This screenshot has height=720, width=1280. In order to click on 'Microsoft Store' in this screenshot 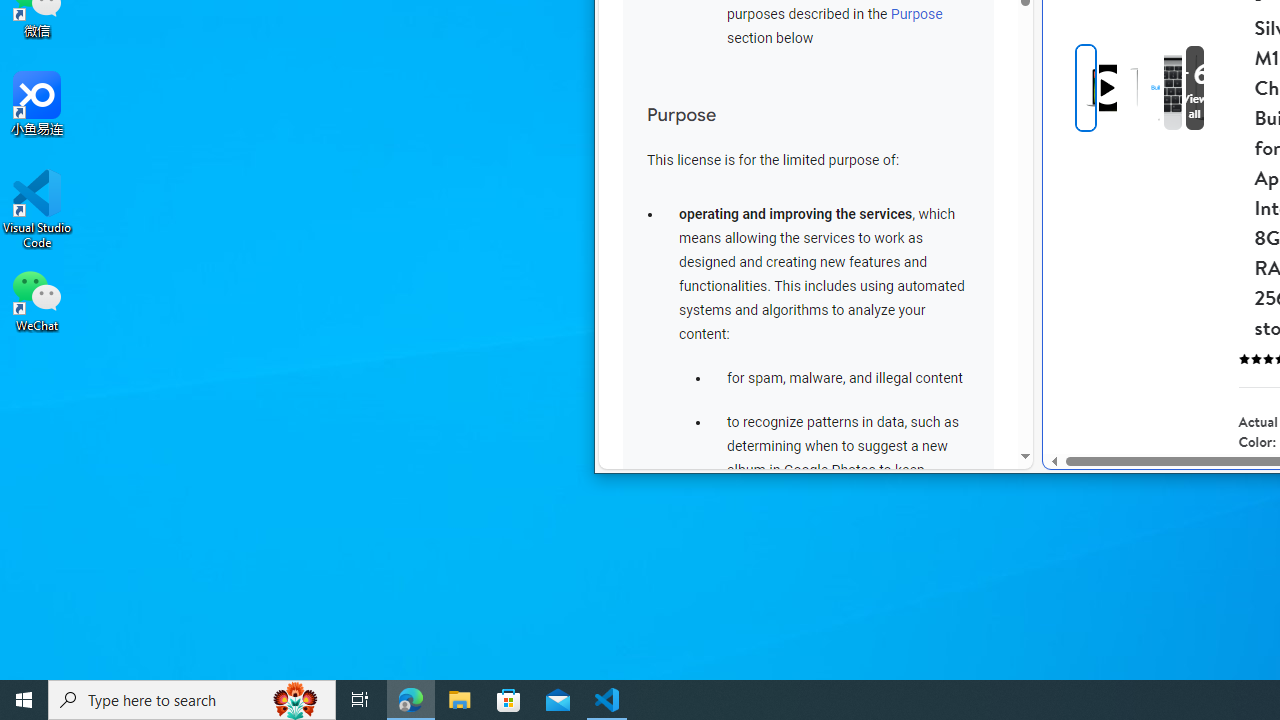, I will do `click(509, 698)`.